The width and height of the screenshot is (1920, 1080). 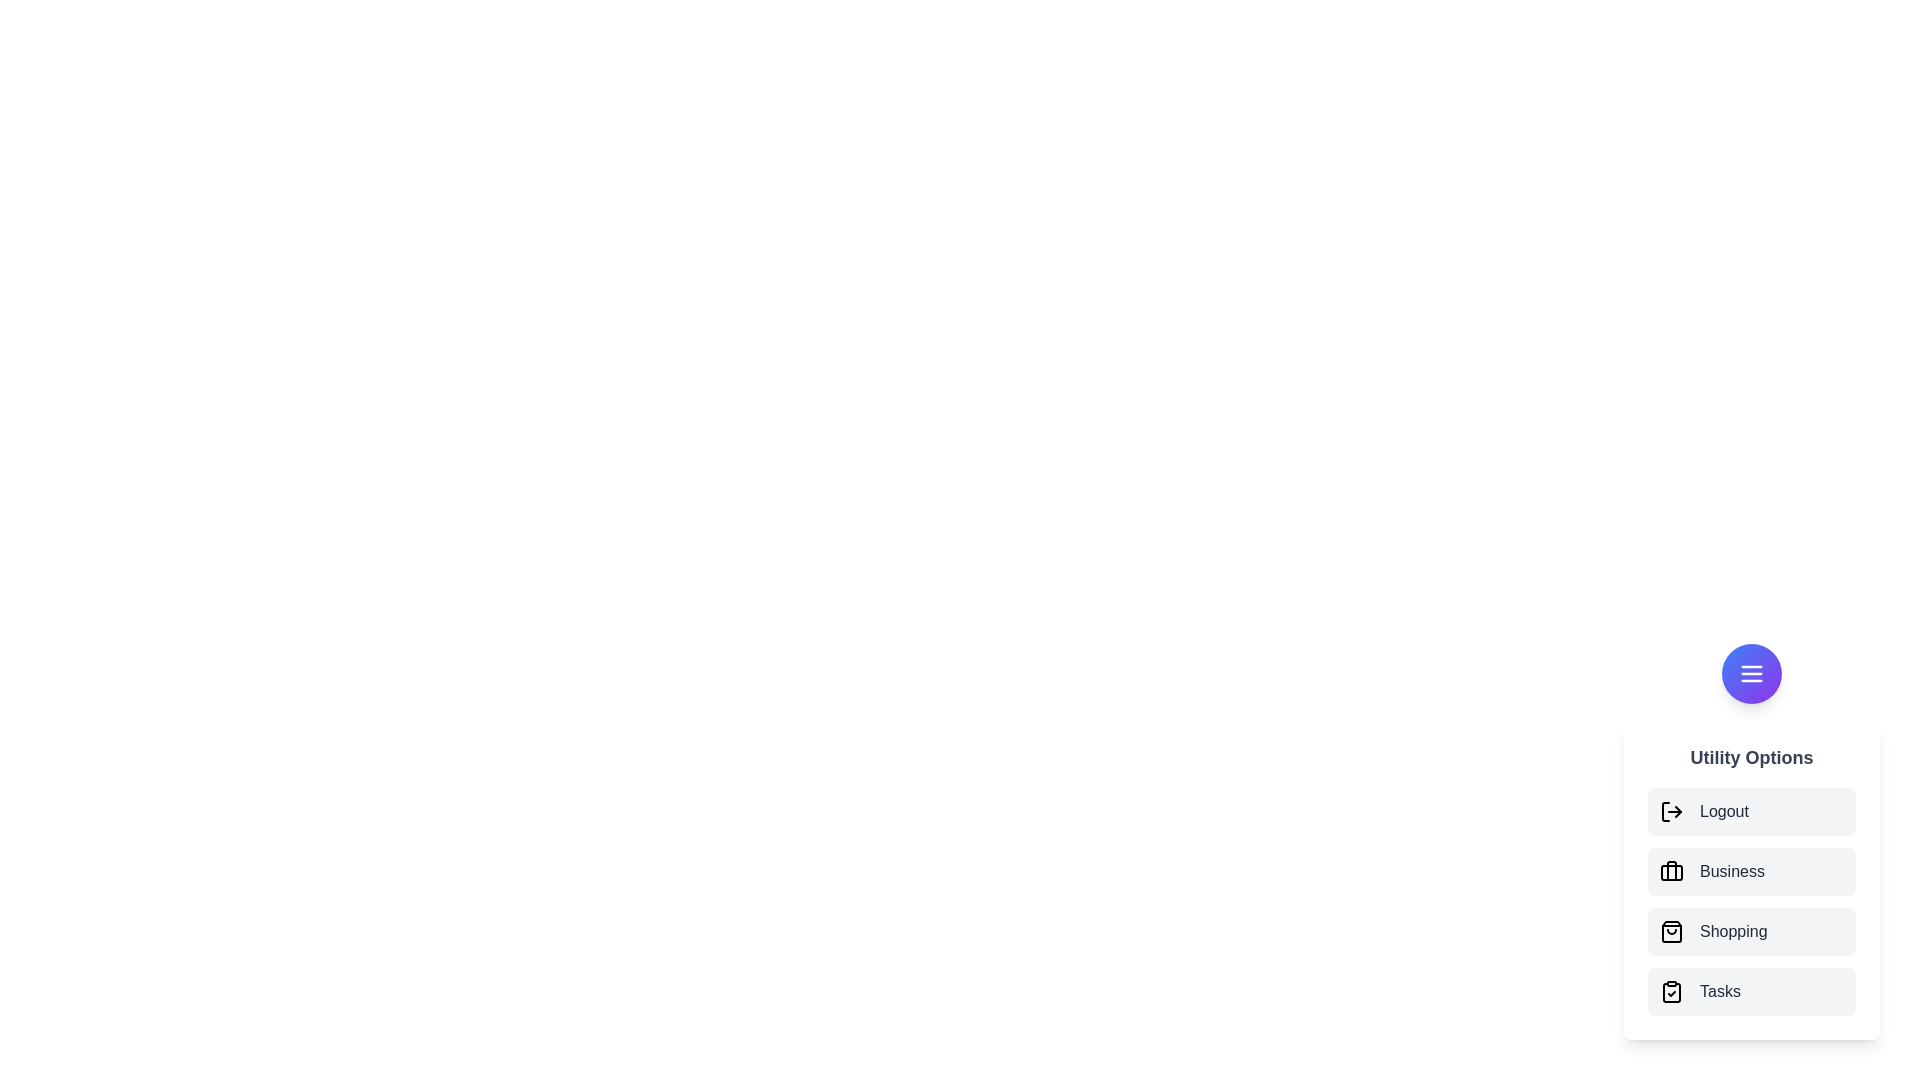 What do you see at coordinates (1751, 674) in the screenshot?
I see `the menu button to toggle the menu state` at bounding box center [1751, 674].